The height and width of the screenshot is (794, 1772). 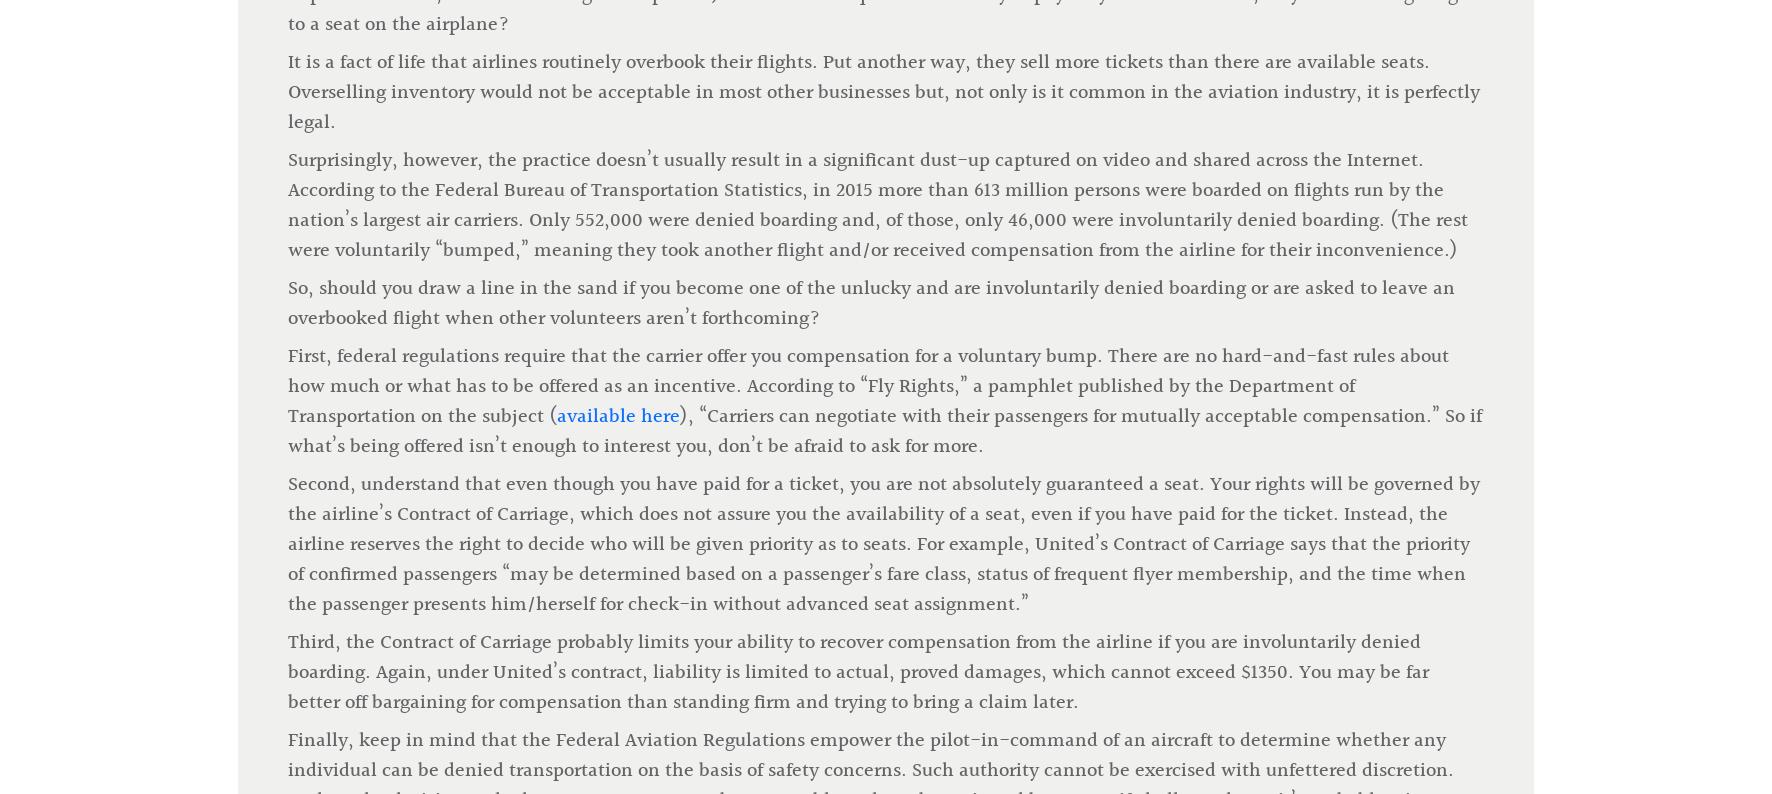 What do you see at coordinates (868, 55) in the screenshot?
I see `'First, federal regulations require that the carrier offer you compensation for a voluntary bump. There are no hard-and-fast rules about how much or what has to be offered as an incentive. According to “Fly Rights,” a pamphlet published by the Department of Transportation on the subject ('` at bounding box center [868, 55].